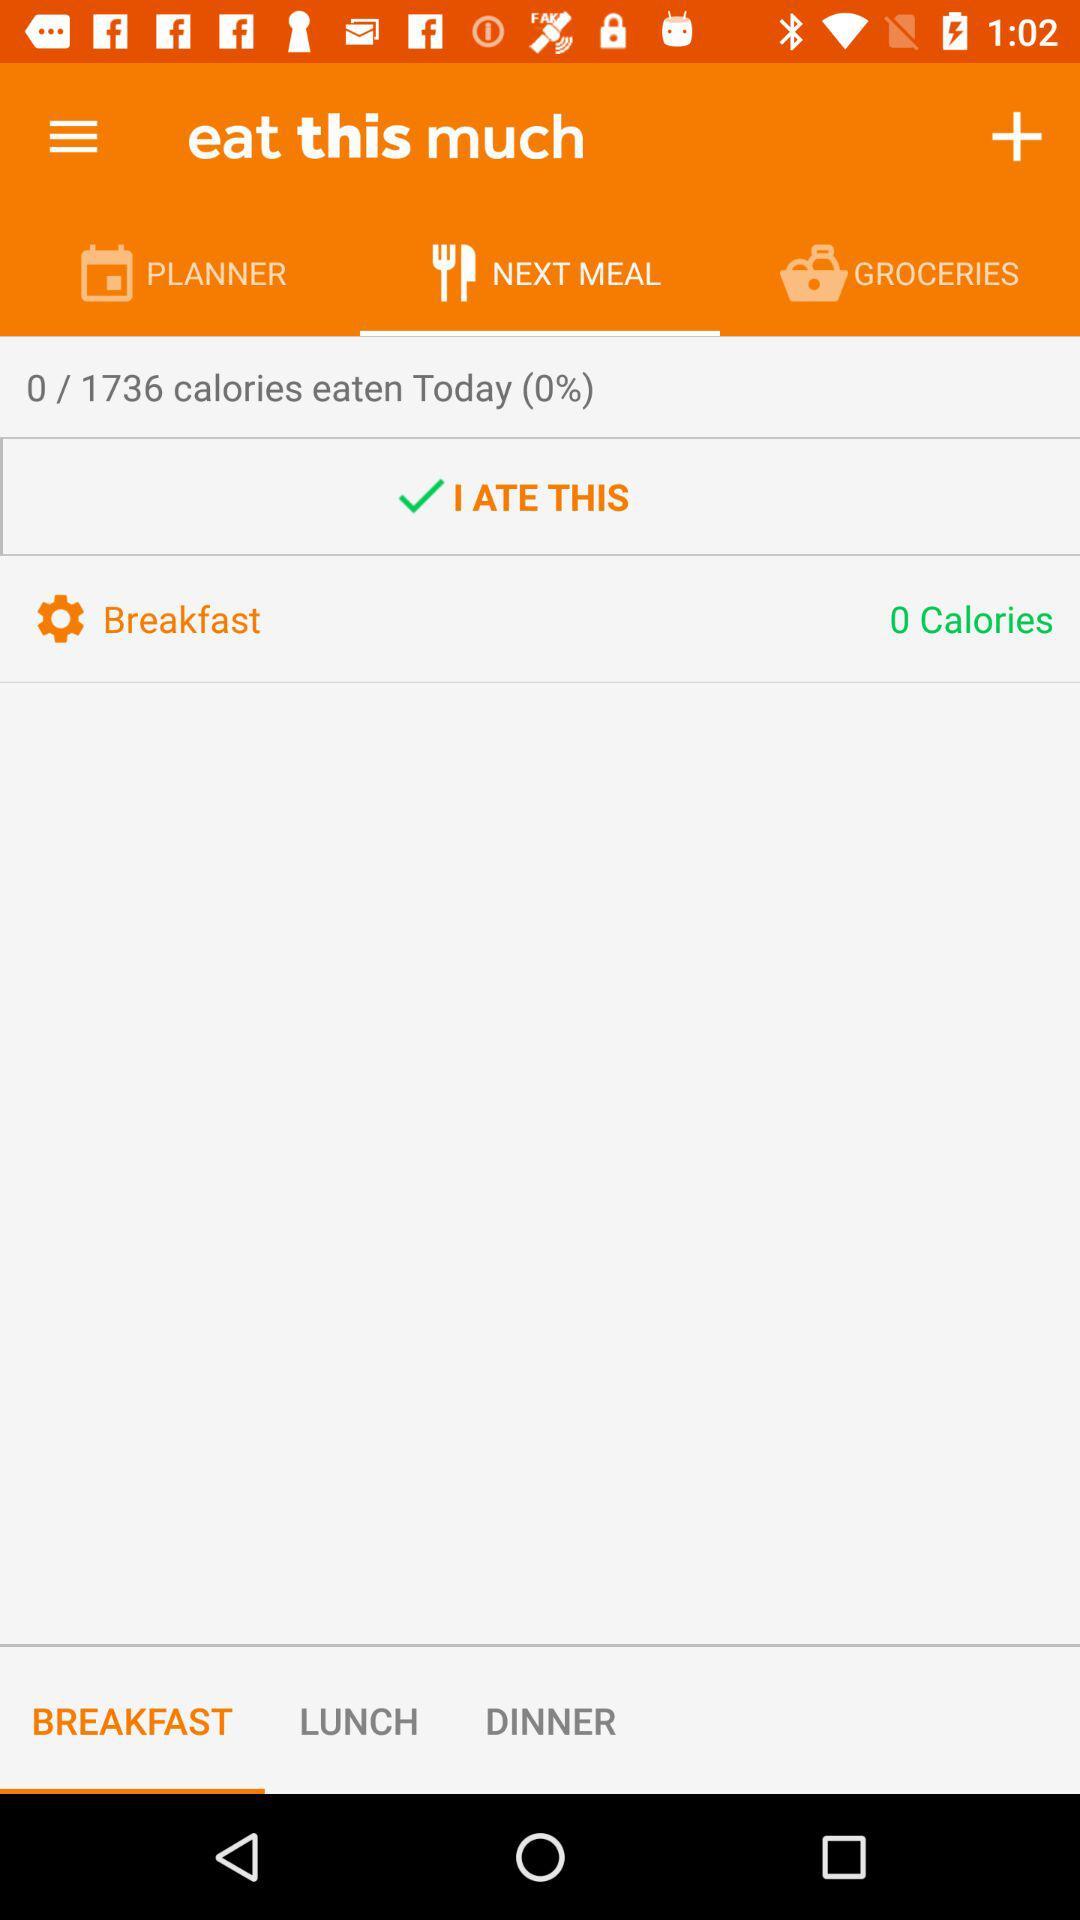 The height and width of the screenshot is (1920, 1080). I want to click on the icon above the groceries, so click(1017, 135).